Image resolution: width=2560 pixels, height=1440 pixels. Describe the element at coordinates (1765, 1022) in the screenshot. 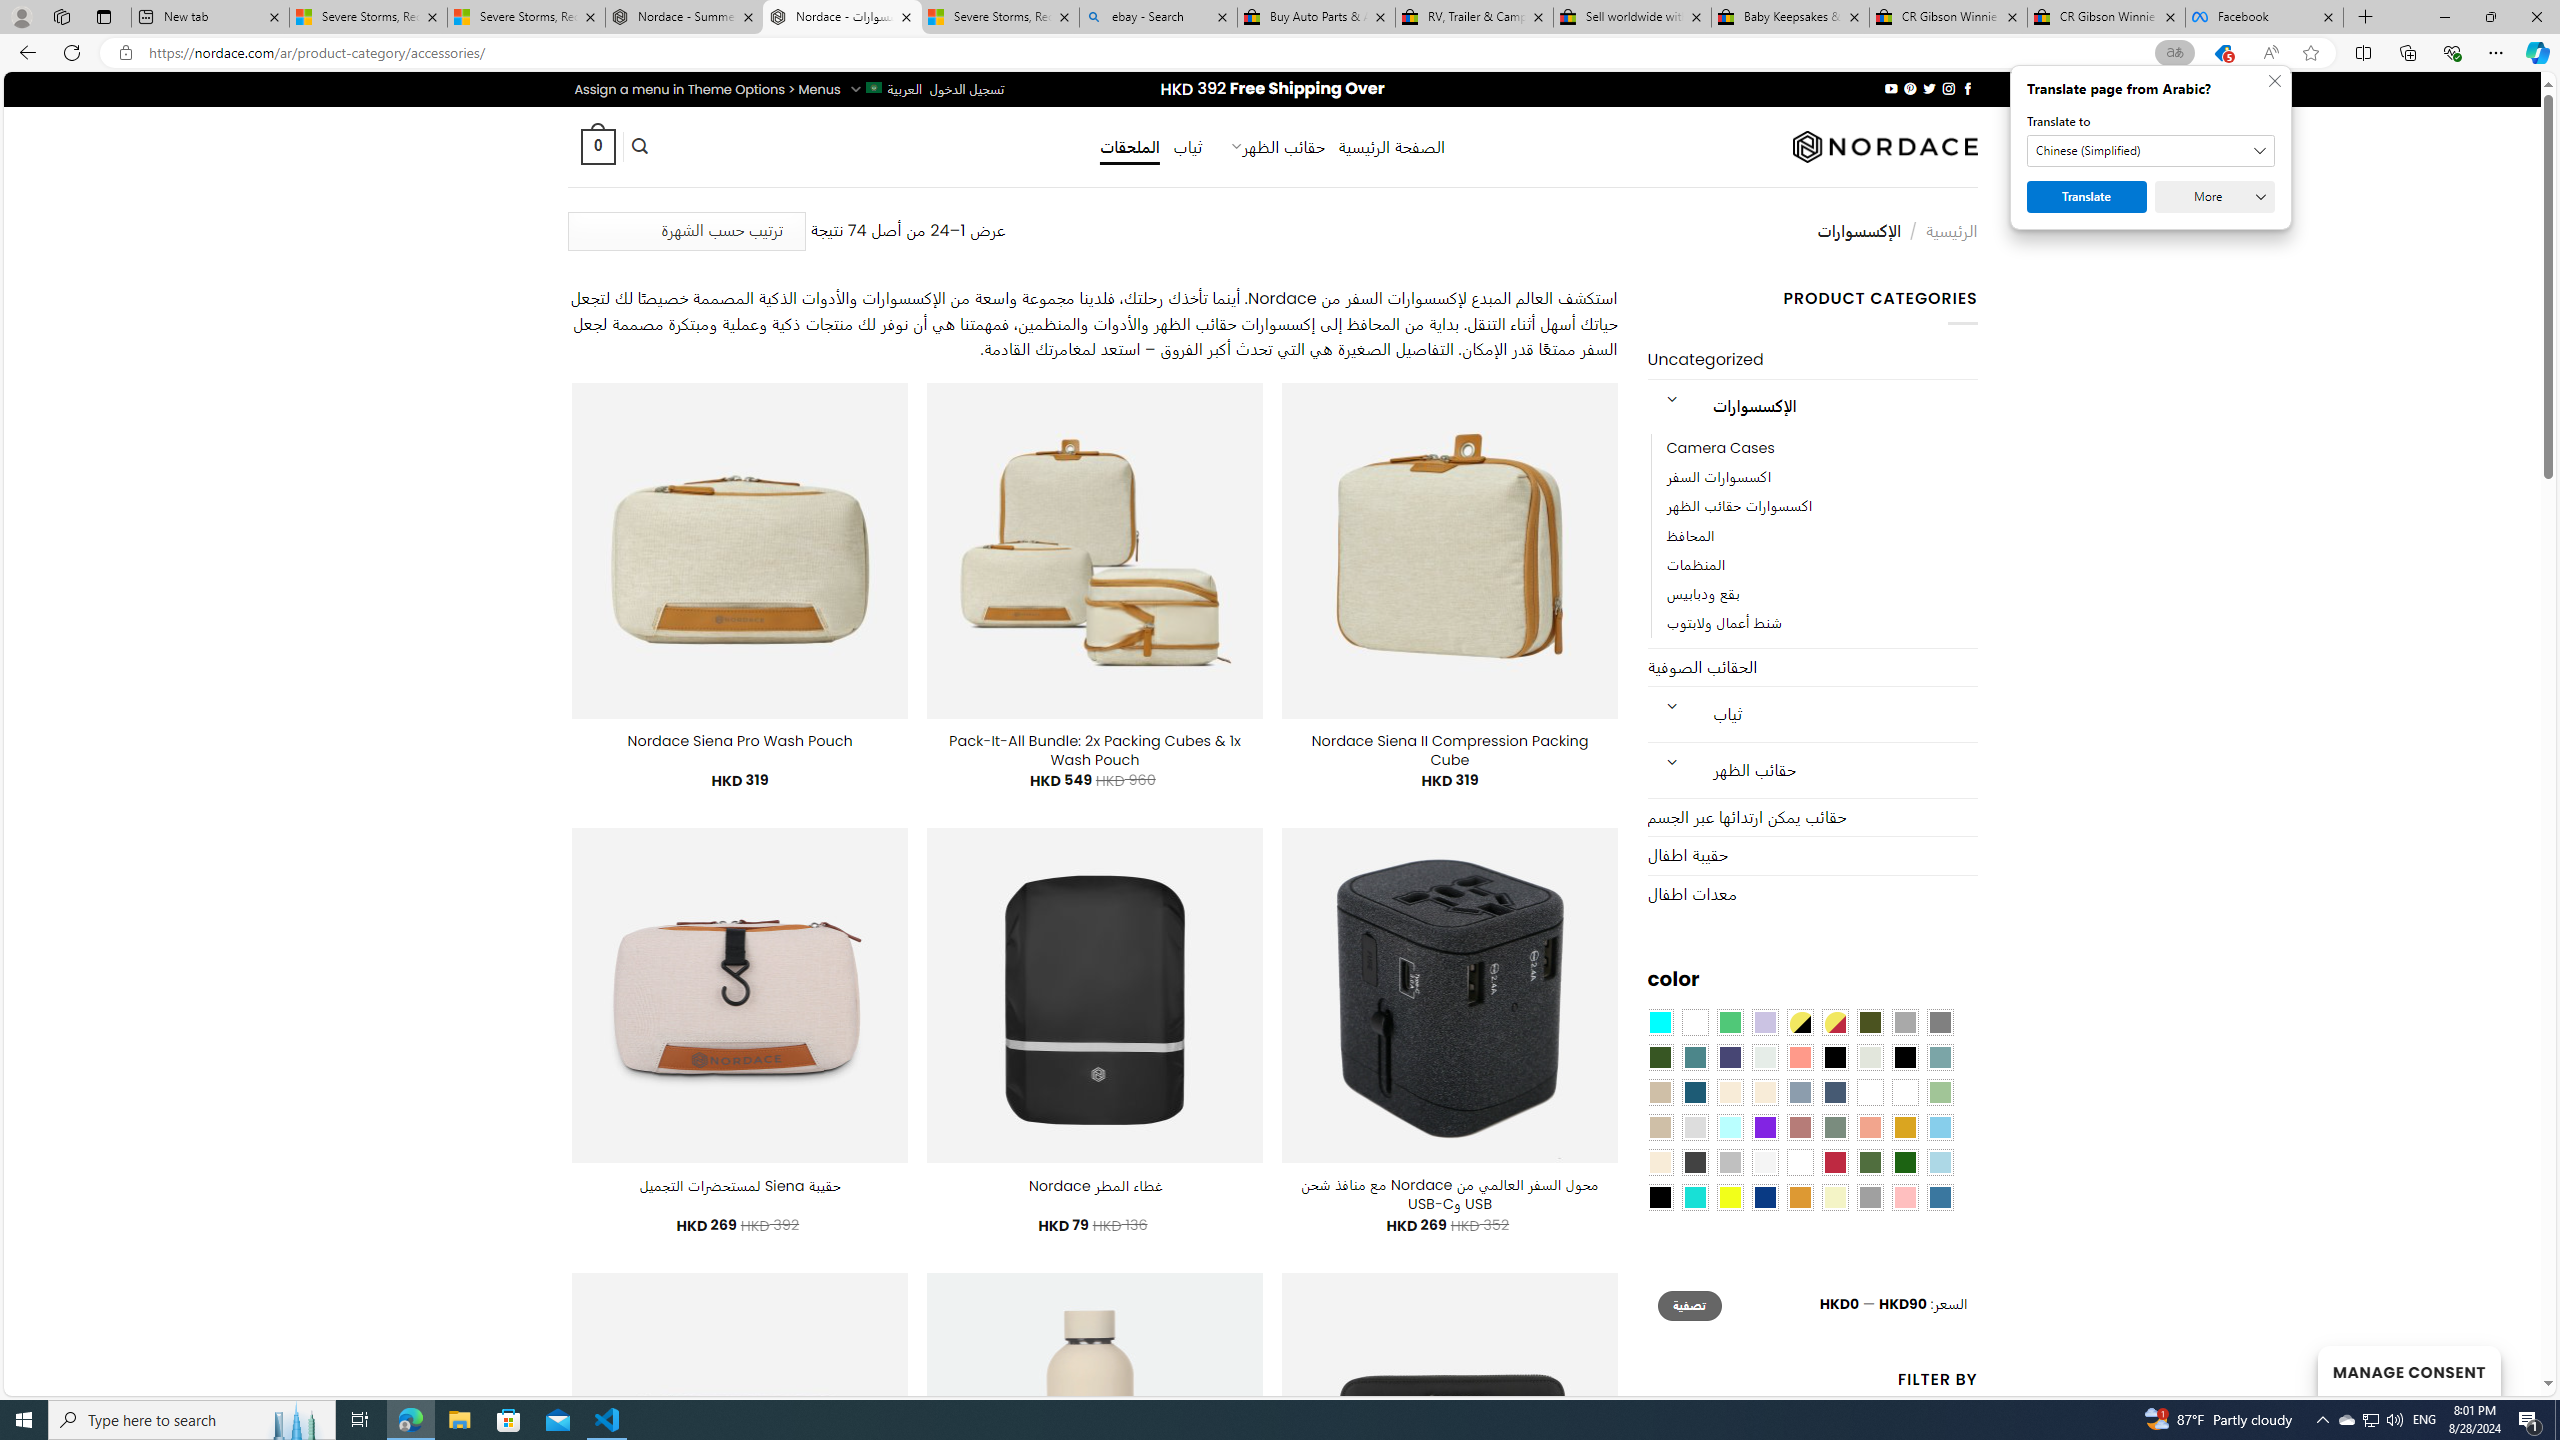

I see `'Light Purple'` at that location.